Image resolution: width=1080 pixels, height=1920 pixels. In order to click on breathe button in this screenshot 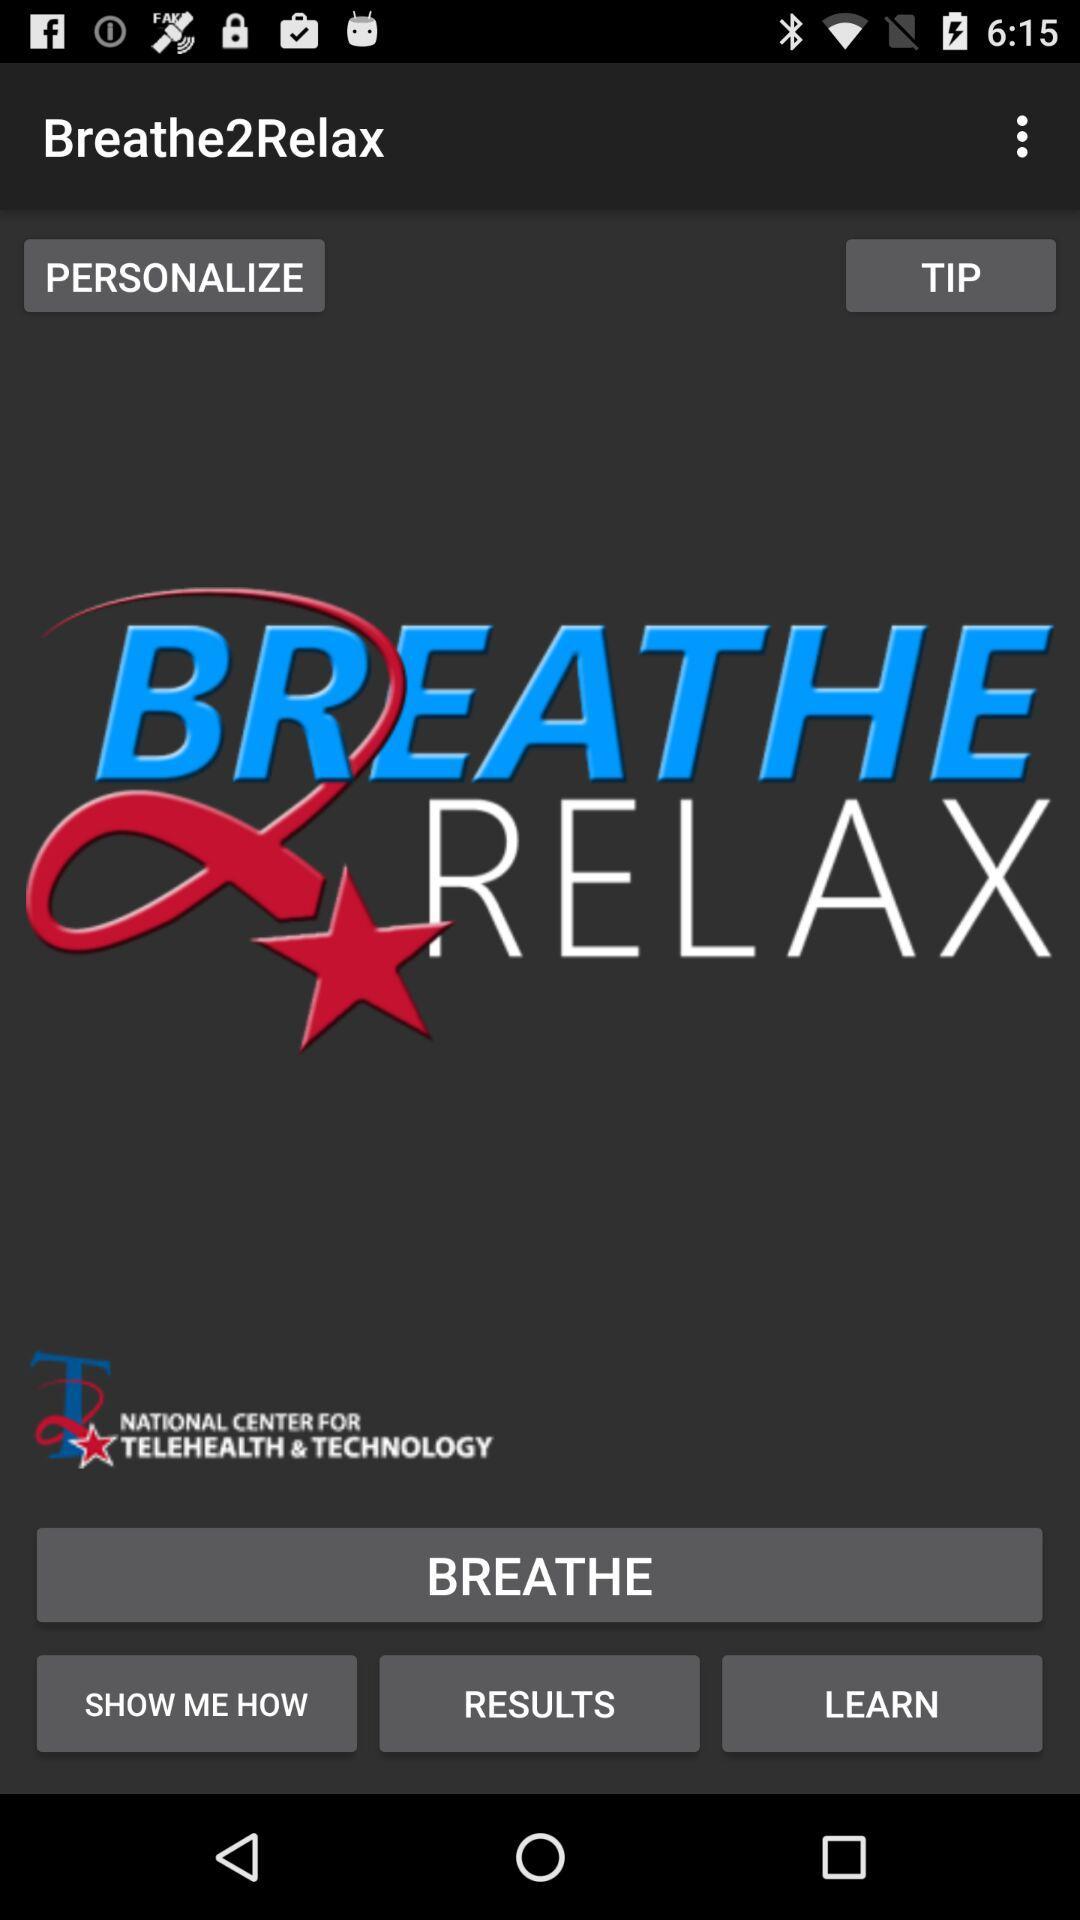, I will do `click(538, 1573)`.